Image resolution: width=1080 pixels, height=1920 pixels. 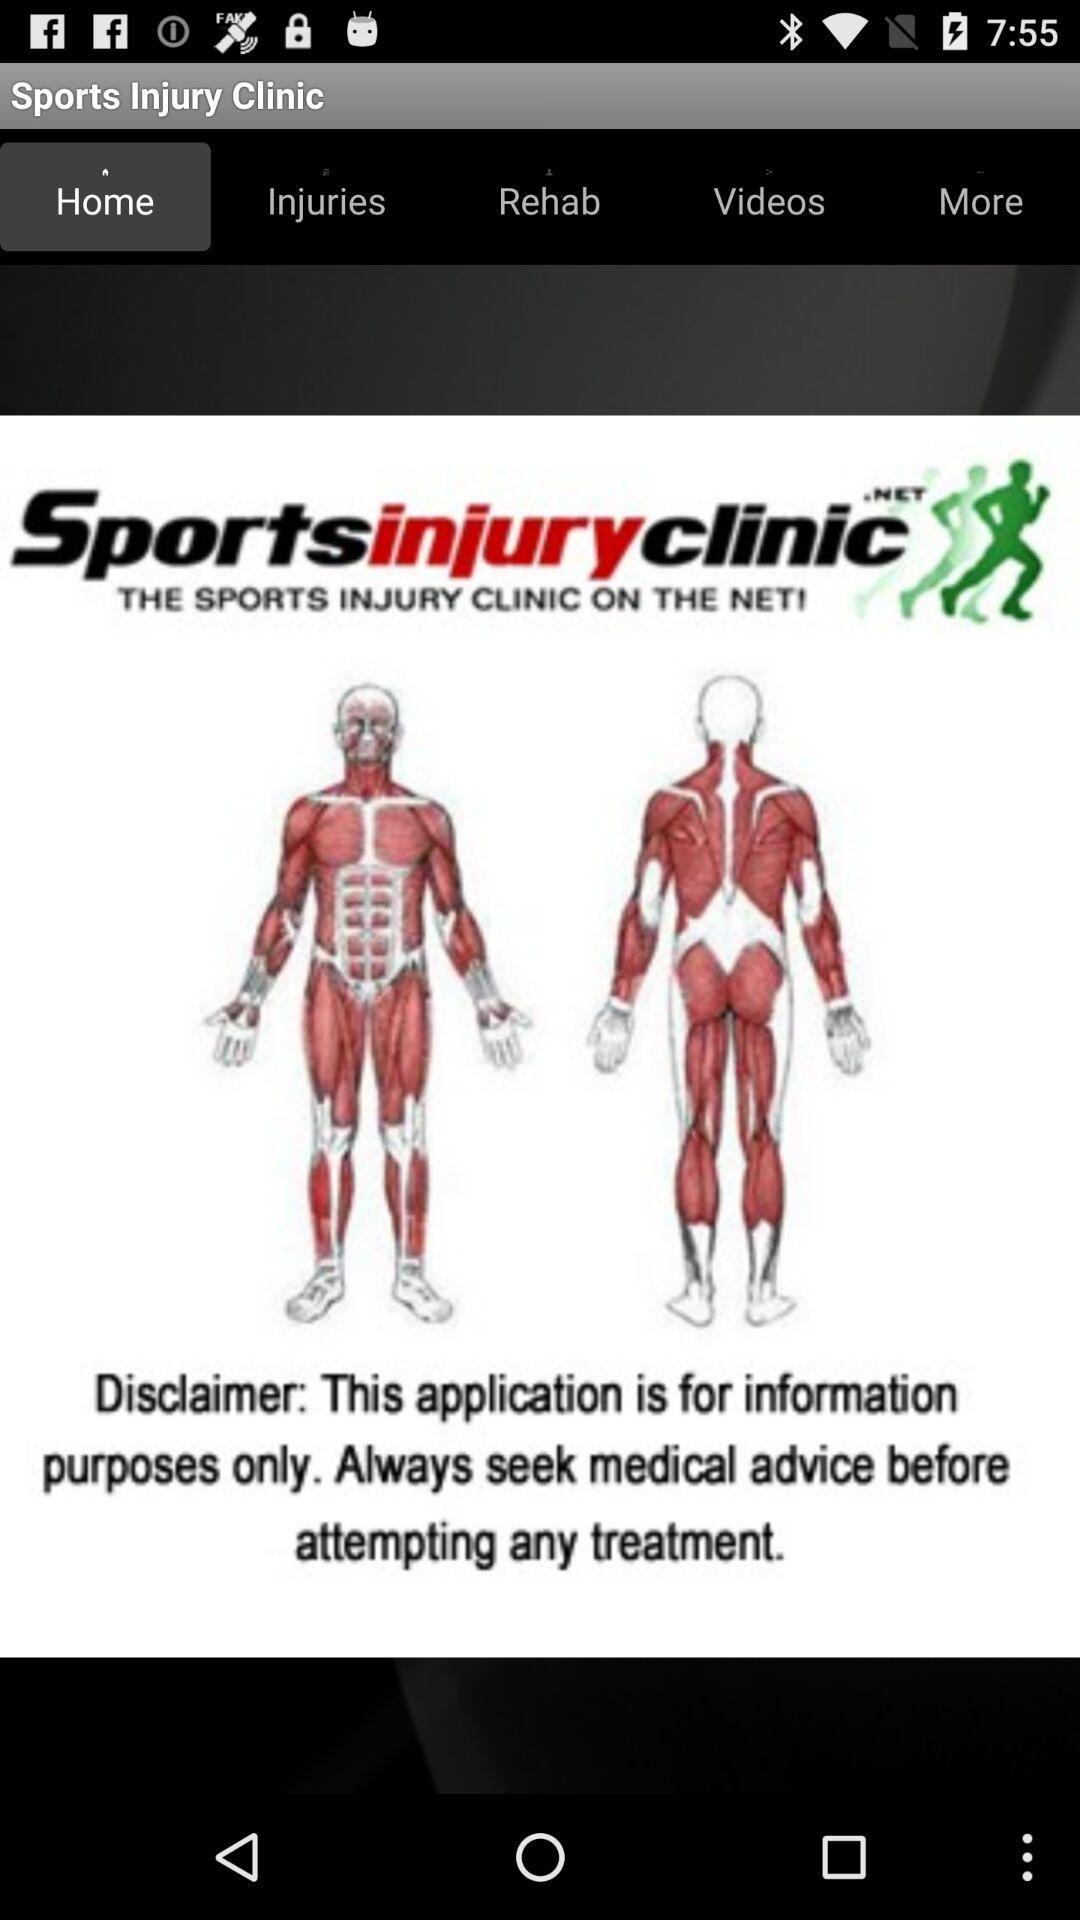 I want to click on the item next to videos, so click(x=979, y=196).